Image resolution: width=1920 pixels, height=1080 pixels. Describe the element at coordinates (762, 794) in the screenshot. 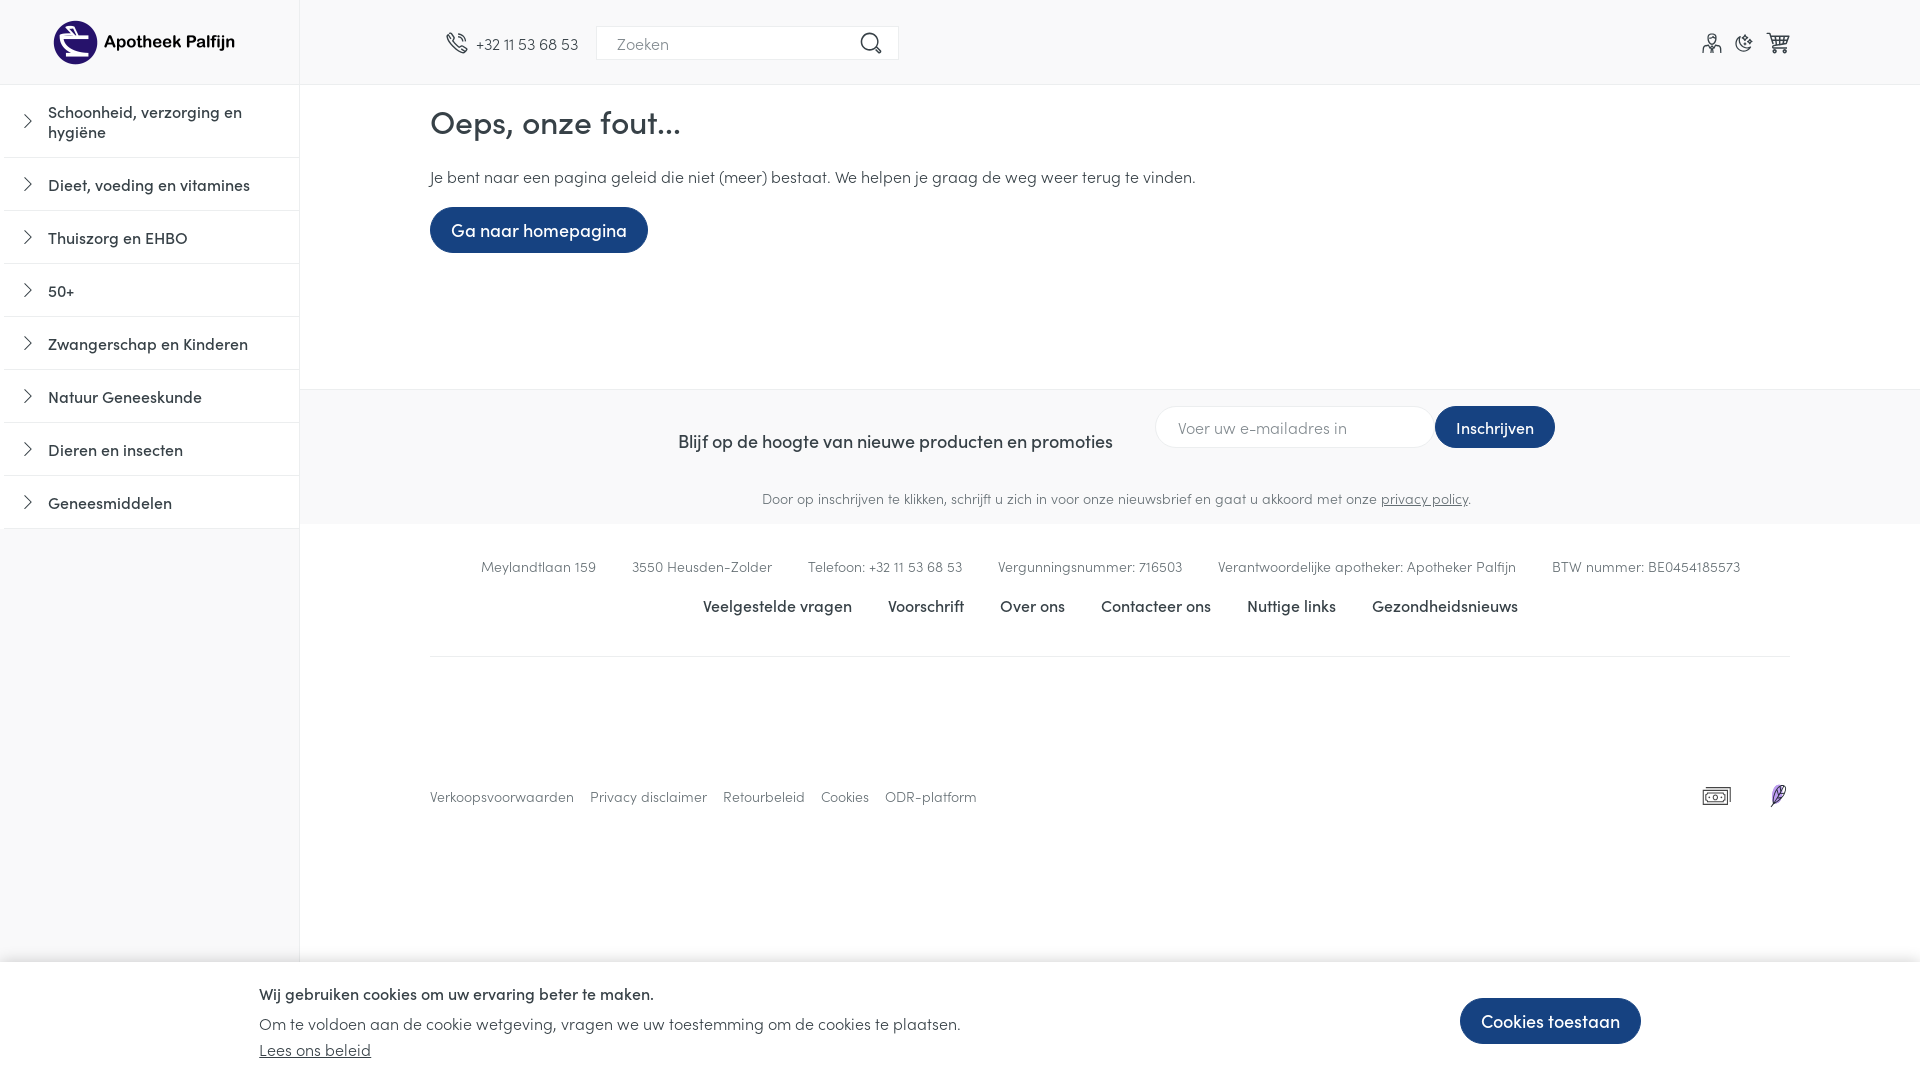

I see `'Retourbeleid'` at that location.